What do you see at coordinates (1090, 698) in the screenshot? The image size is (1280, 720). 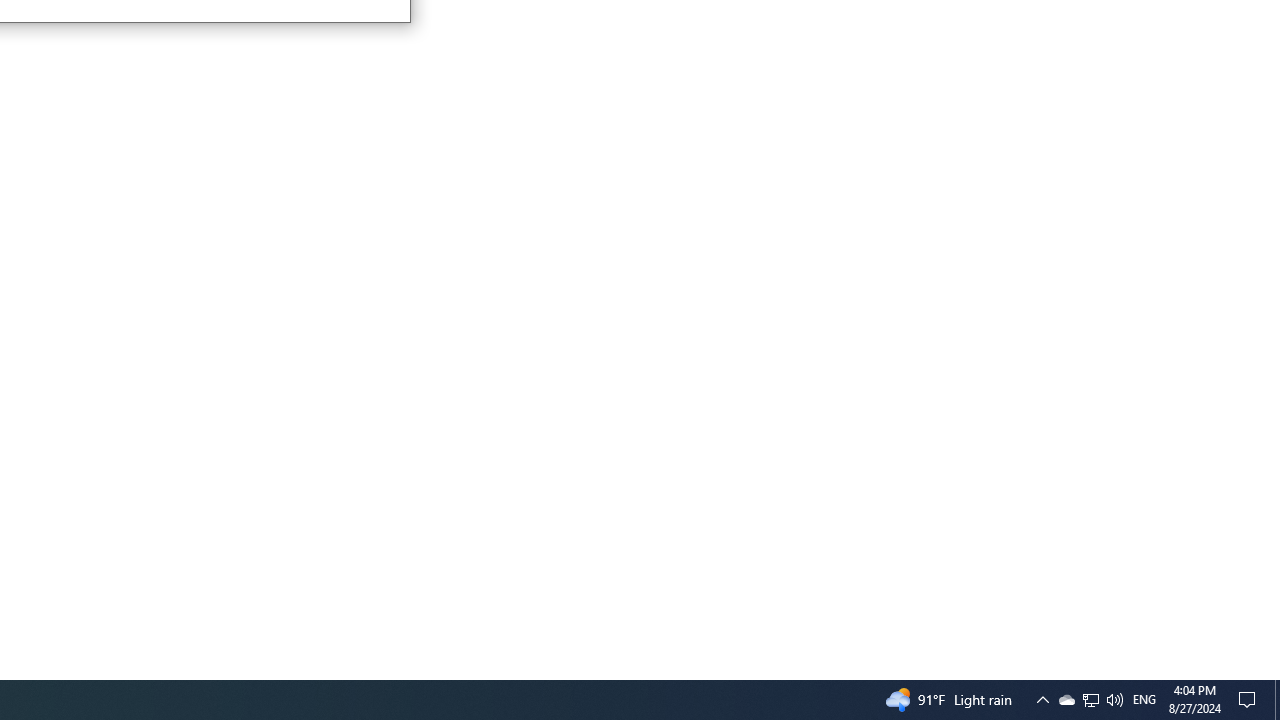 I see `'Tray Input Indicator - English (United States)'` at bounding box center [1090, 698].